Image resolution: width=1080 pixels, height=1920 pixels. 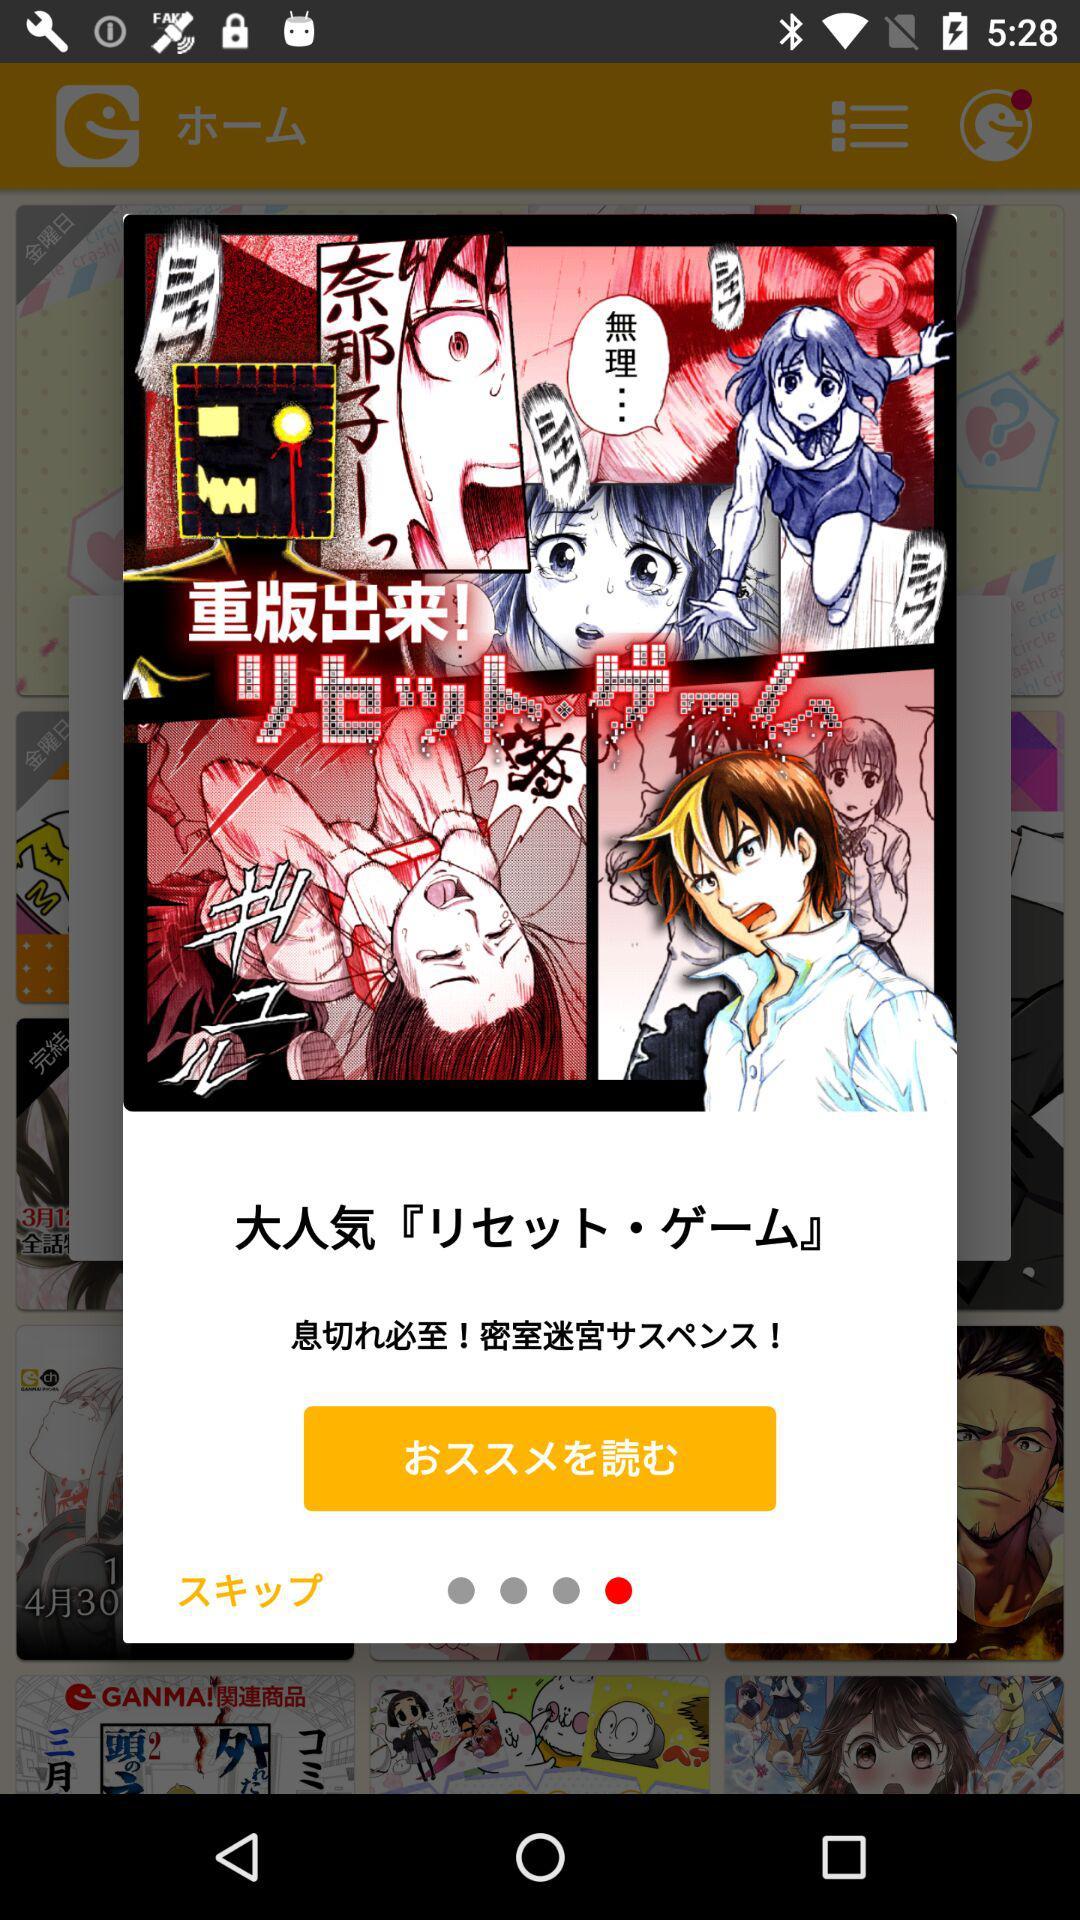 I want to click on indicates which page is displayed, so click(x=461, y=1589).